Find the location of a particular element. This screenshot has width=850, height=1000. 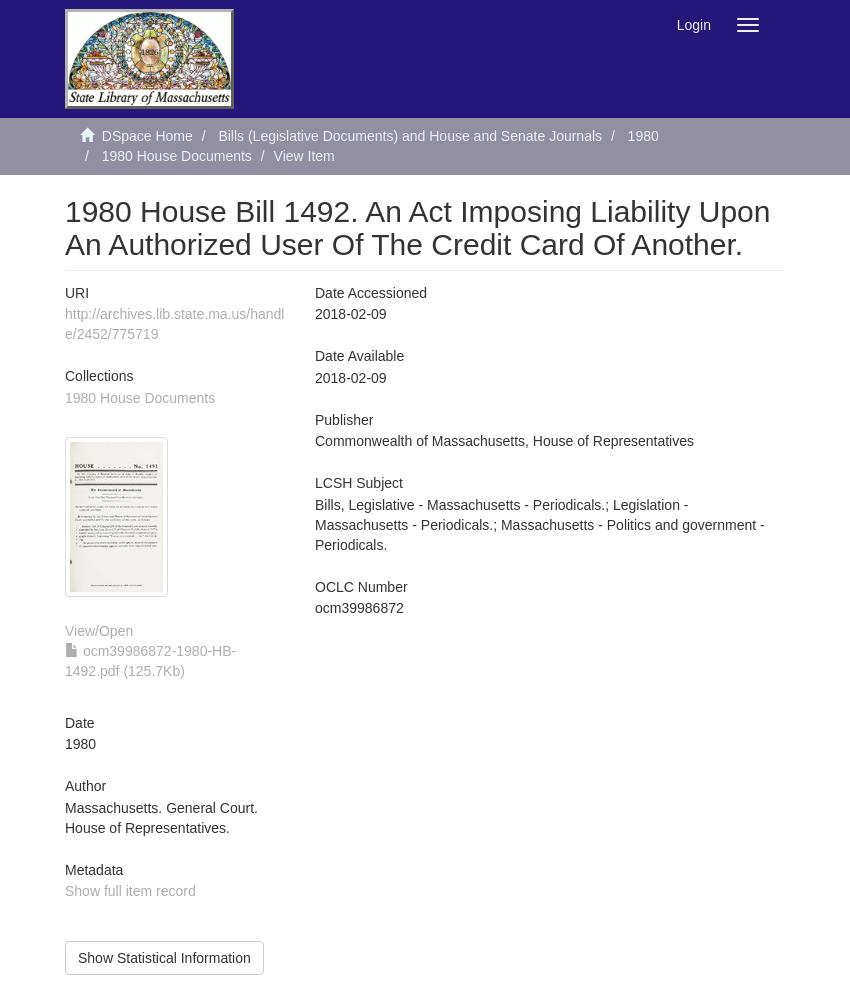

'Date' is located at coordinates (79, 721).